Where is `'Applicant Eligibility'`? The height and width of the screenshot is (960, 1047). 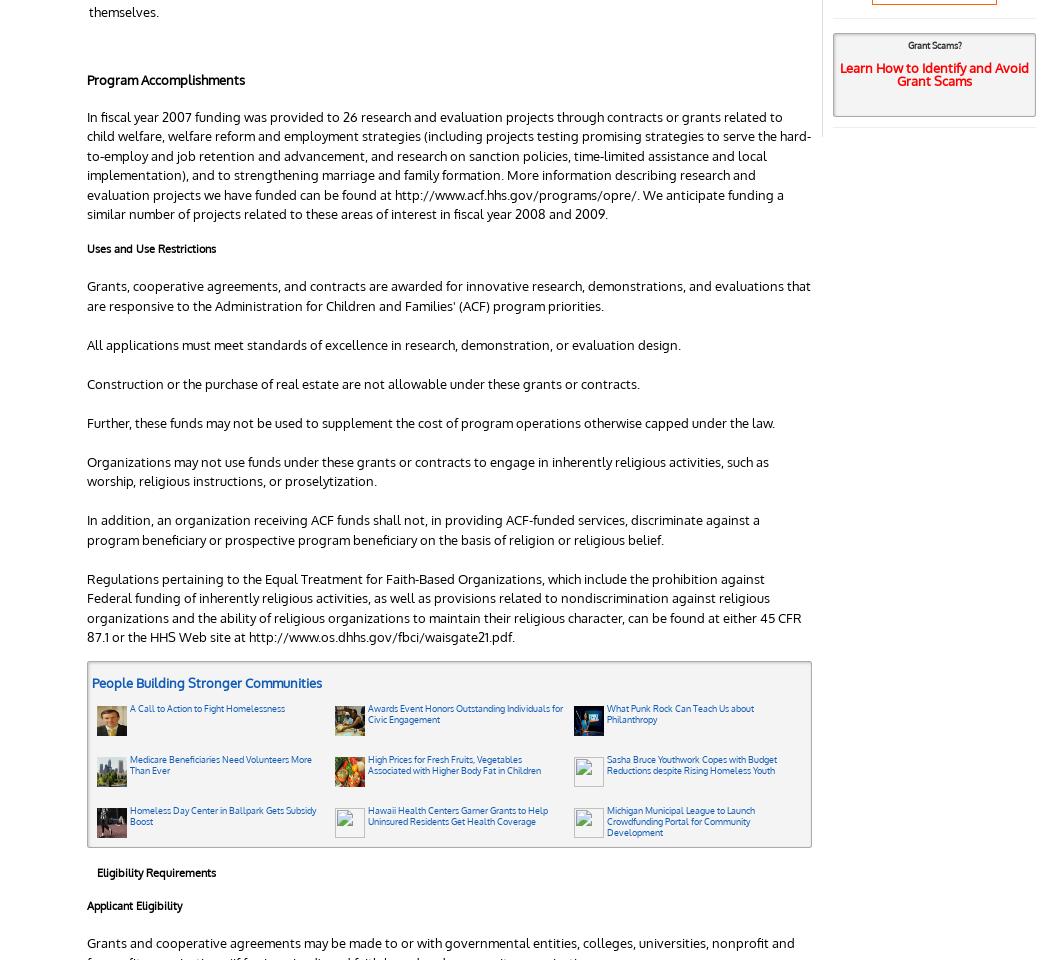 'Applicant Eligibility' is located at coordinates (133, 905).